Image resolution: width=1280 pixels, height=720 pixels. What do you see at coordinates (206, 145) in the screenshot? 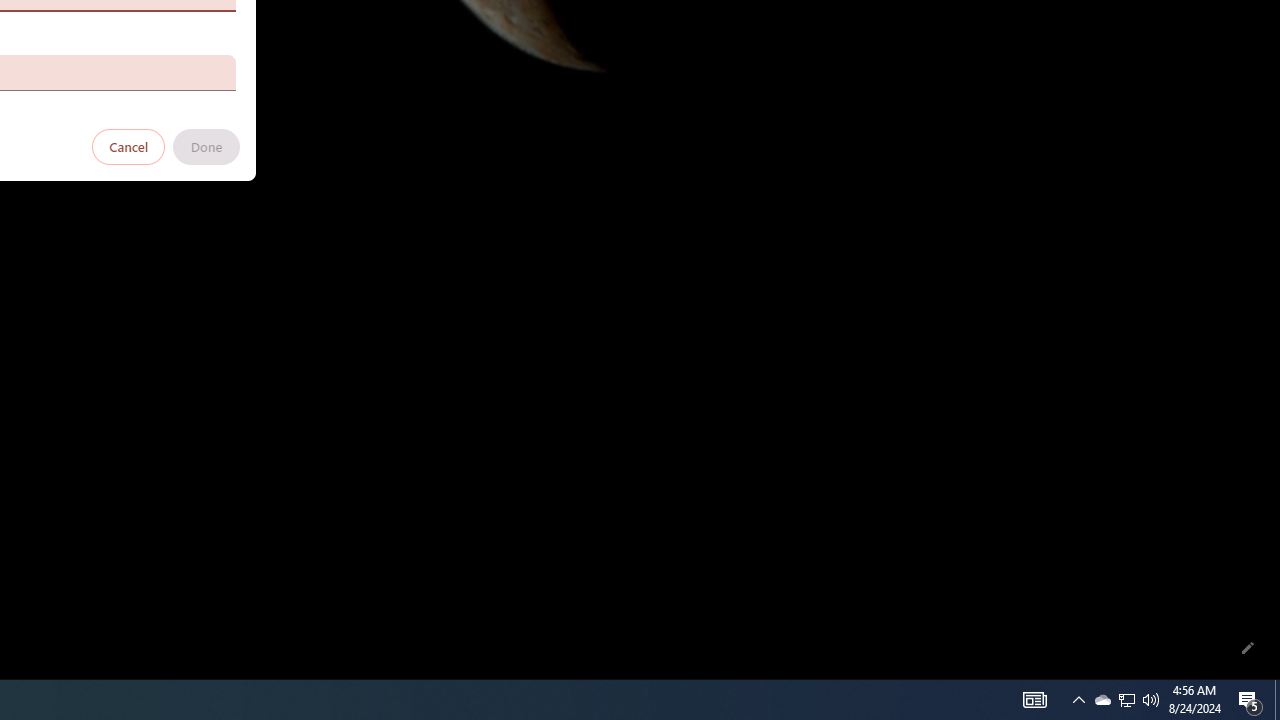
I see `'Done'` at bounding box center [206, 145].